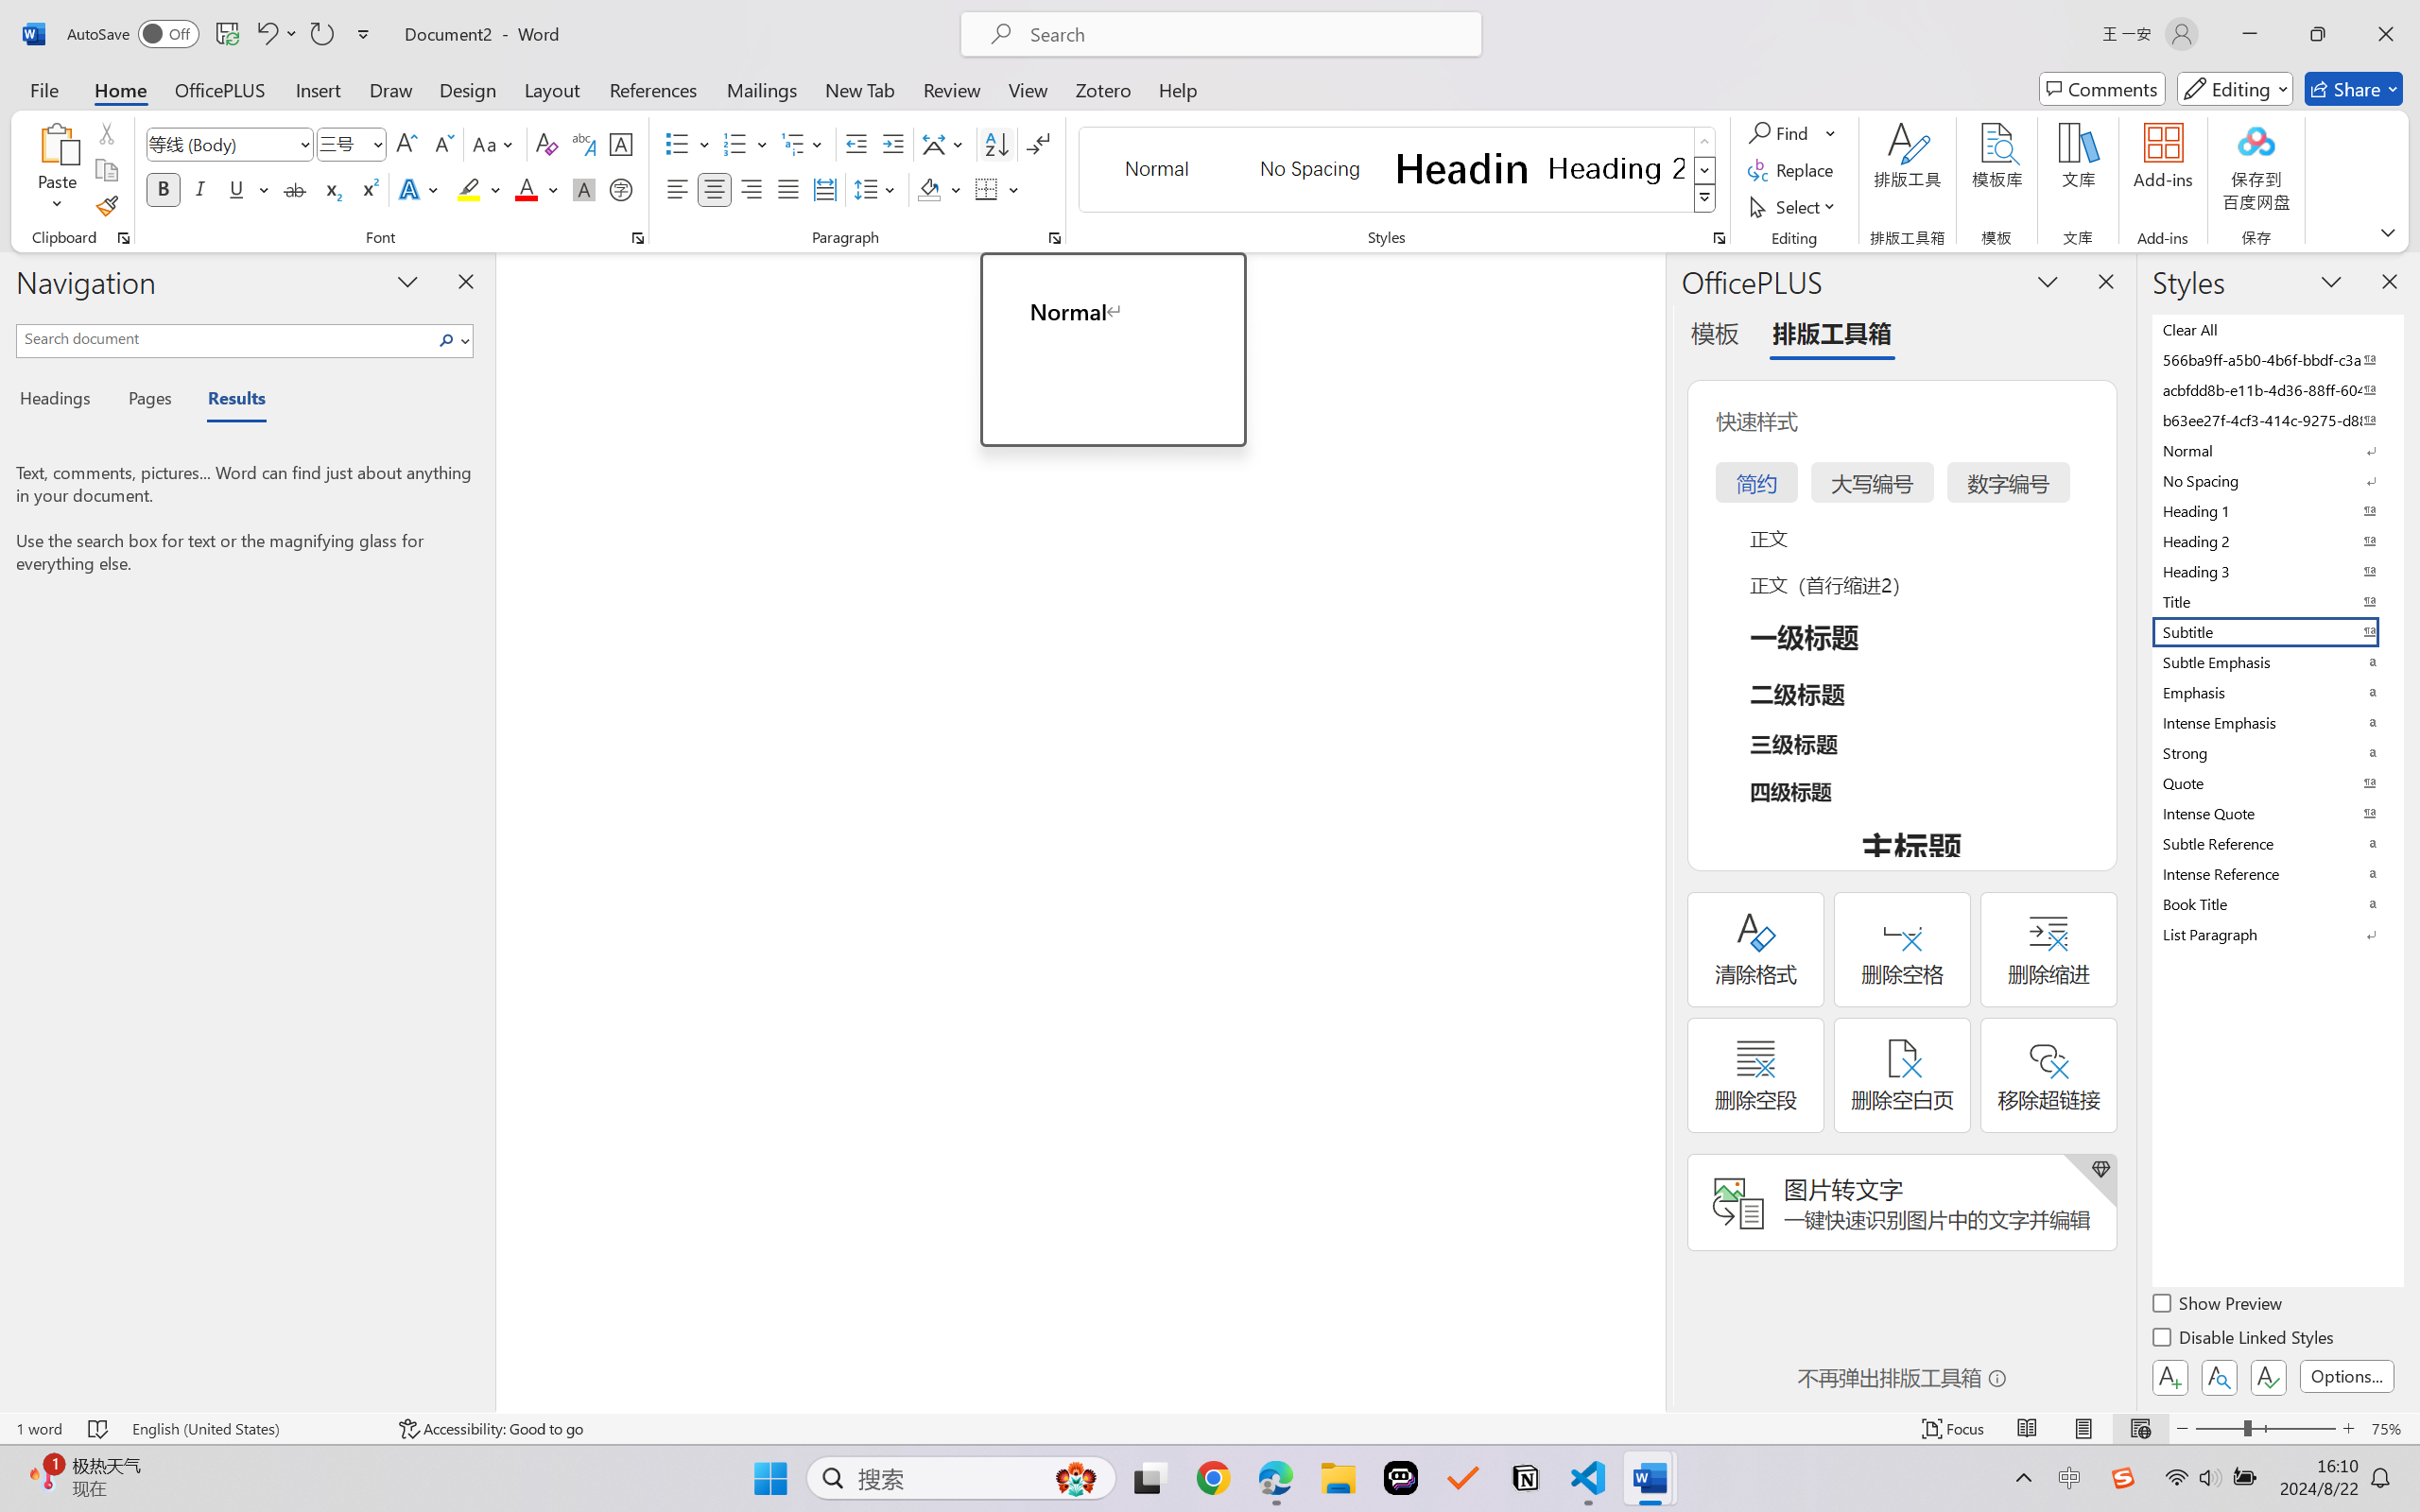  Describe the element at coordinates (996, 144) in the screenshot. I see `'Sort...'` at that location.